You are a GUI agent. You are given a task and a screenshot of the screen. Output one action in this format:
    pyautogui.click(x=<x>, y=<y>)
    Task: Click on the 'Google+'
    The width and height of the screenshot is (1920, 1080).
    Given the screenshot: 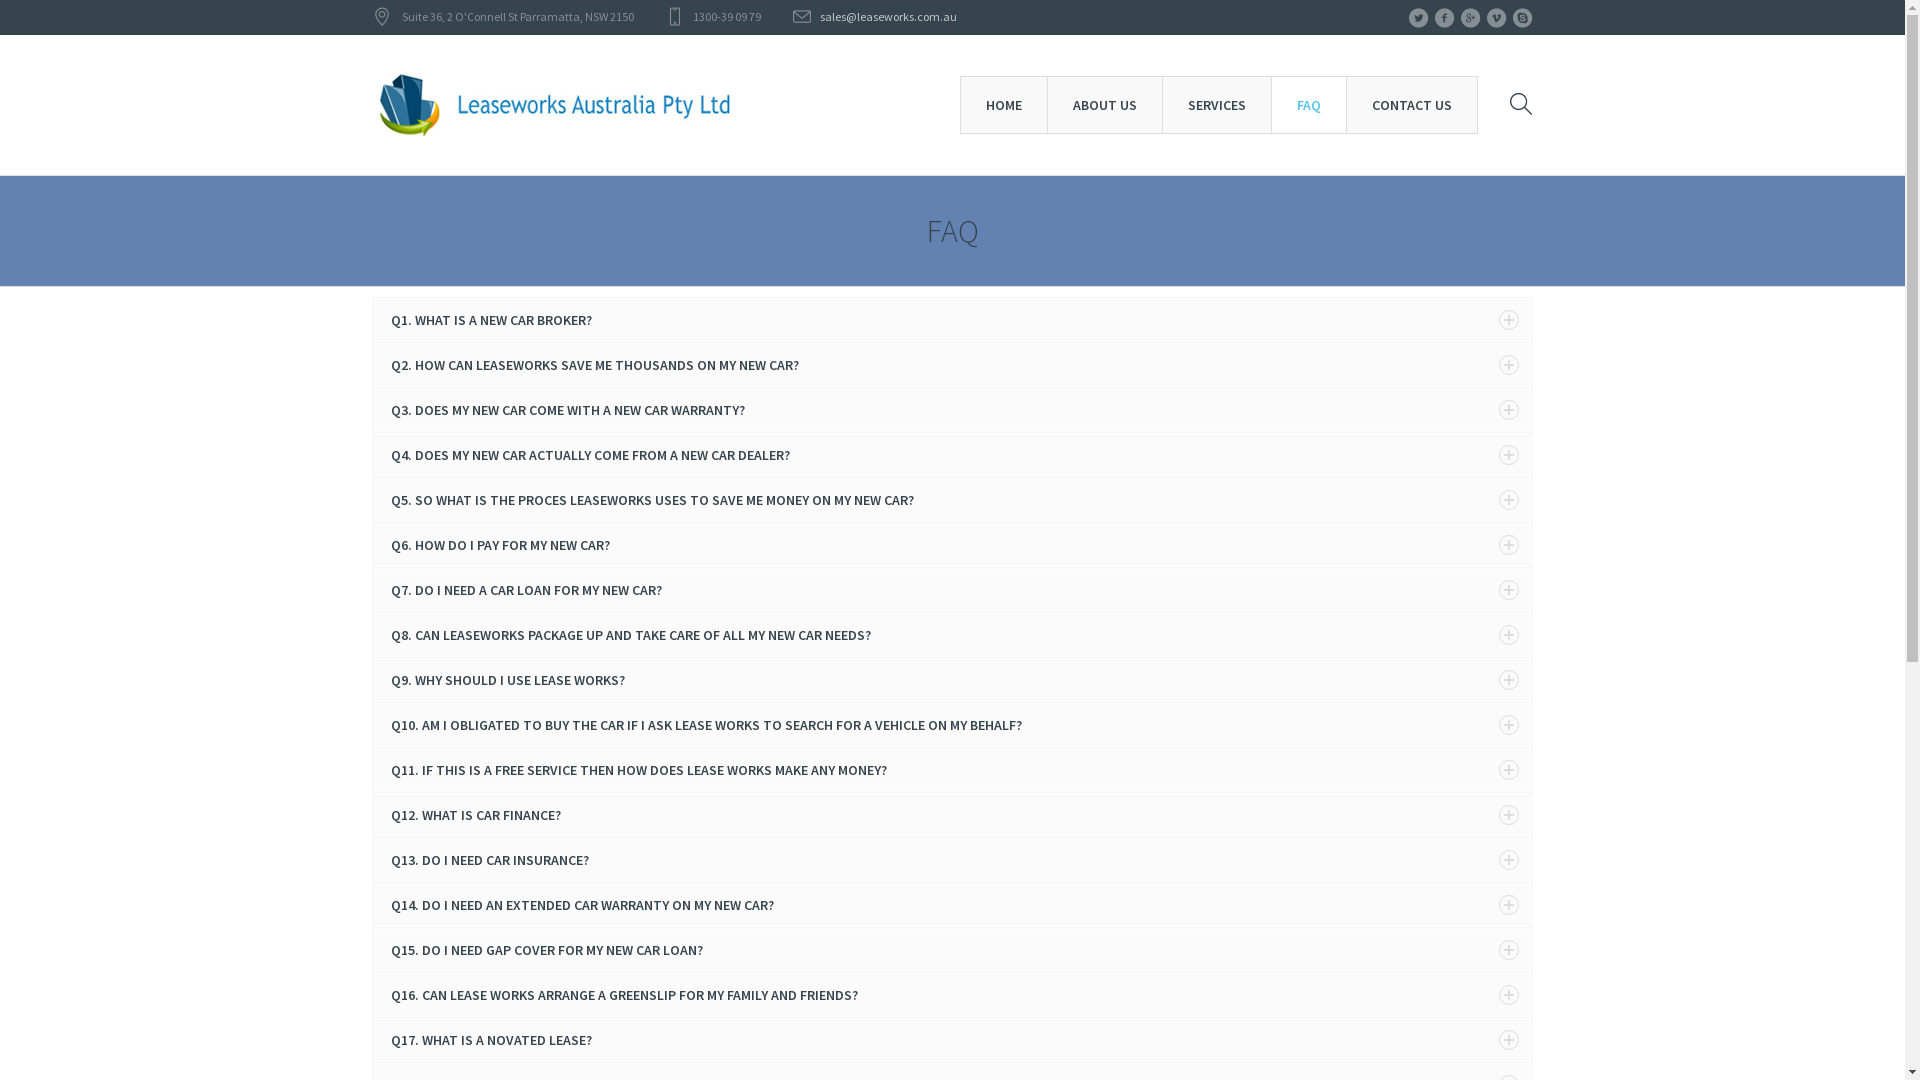 What is the action you would take?
    pyautogui.click(x=1469, y=18)
    